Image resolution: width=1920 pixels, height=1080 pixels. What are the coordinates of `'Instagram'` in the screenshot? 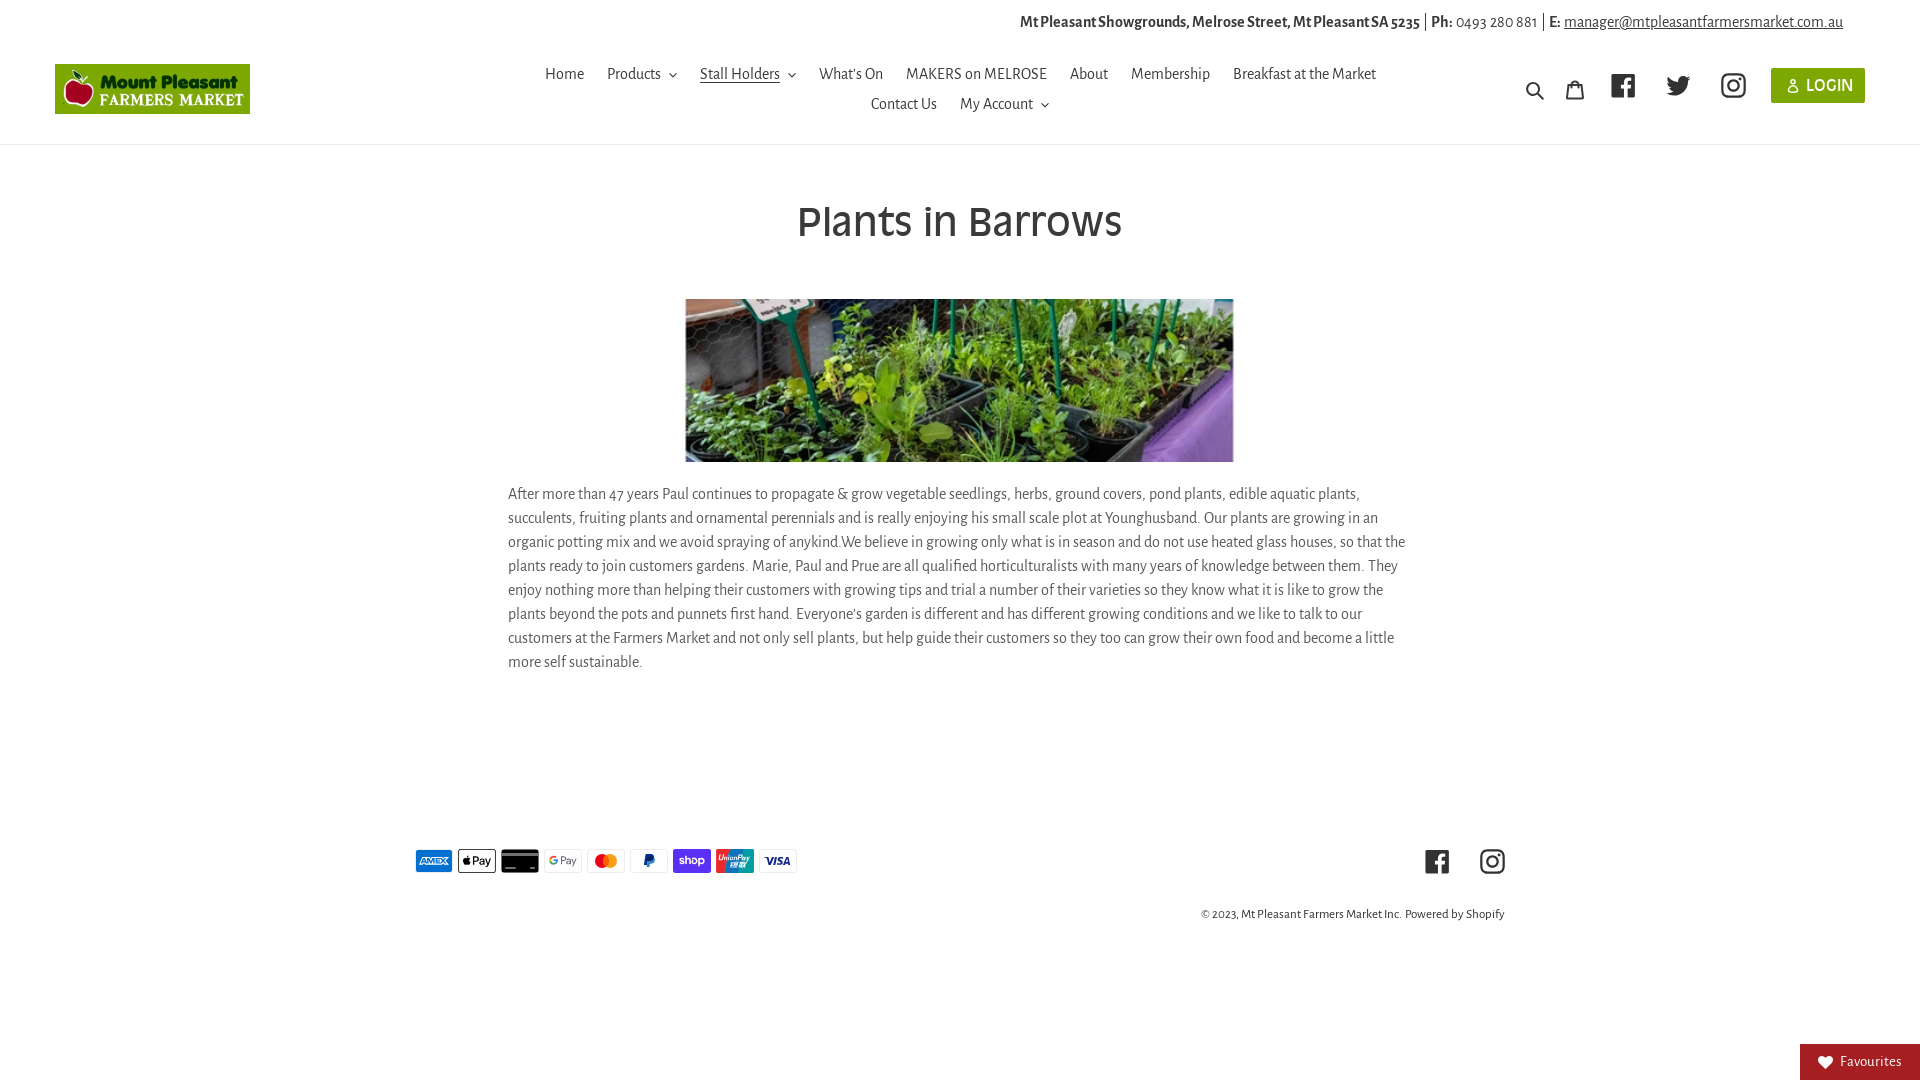 It's located at (1732, 84).